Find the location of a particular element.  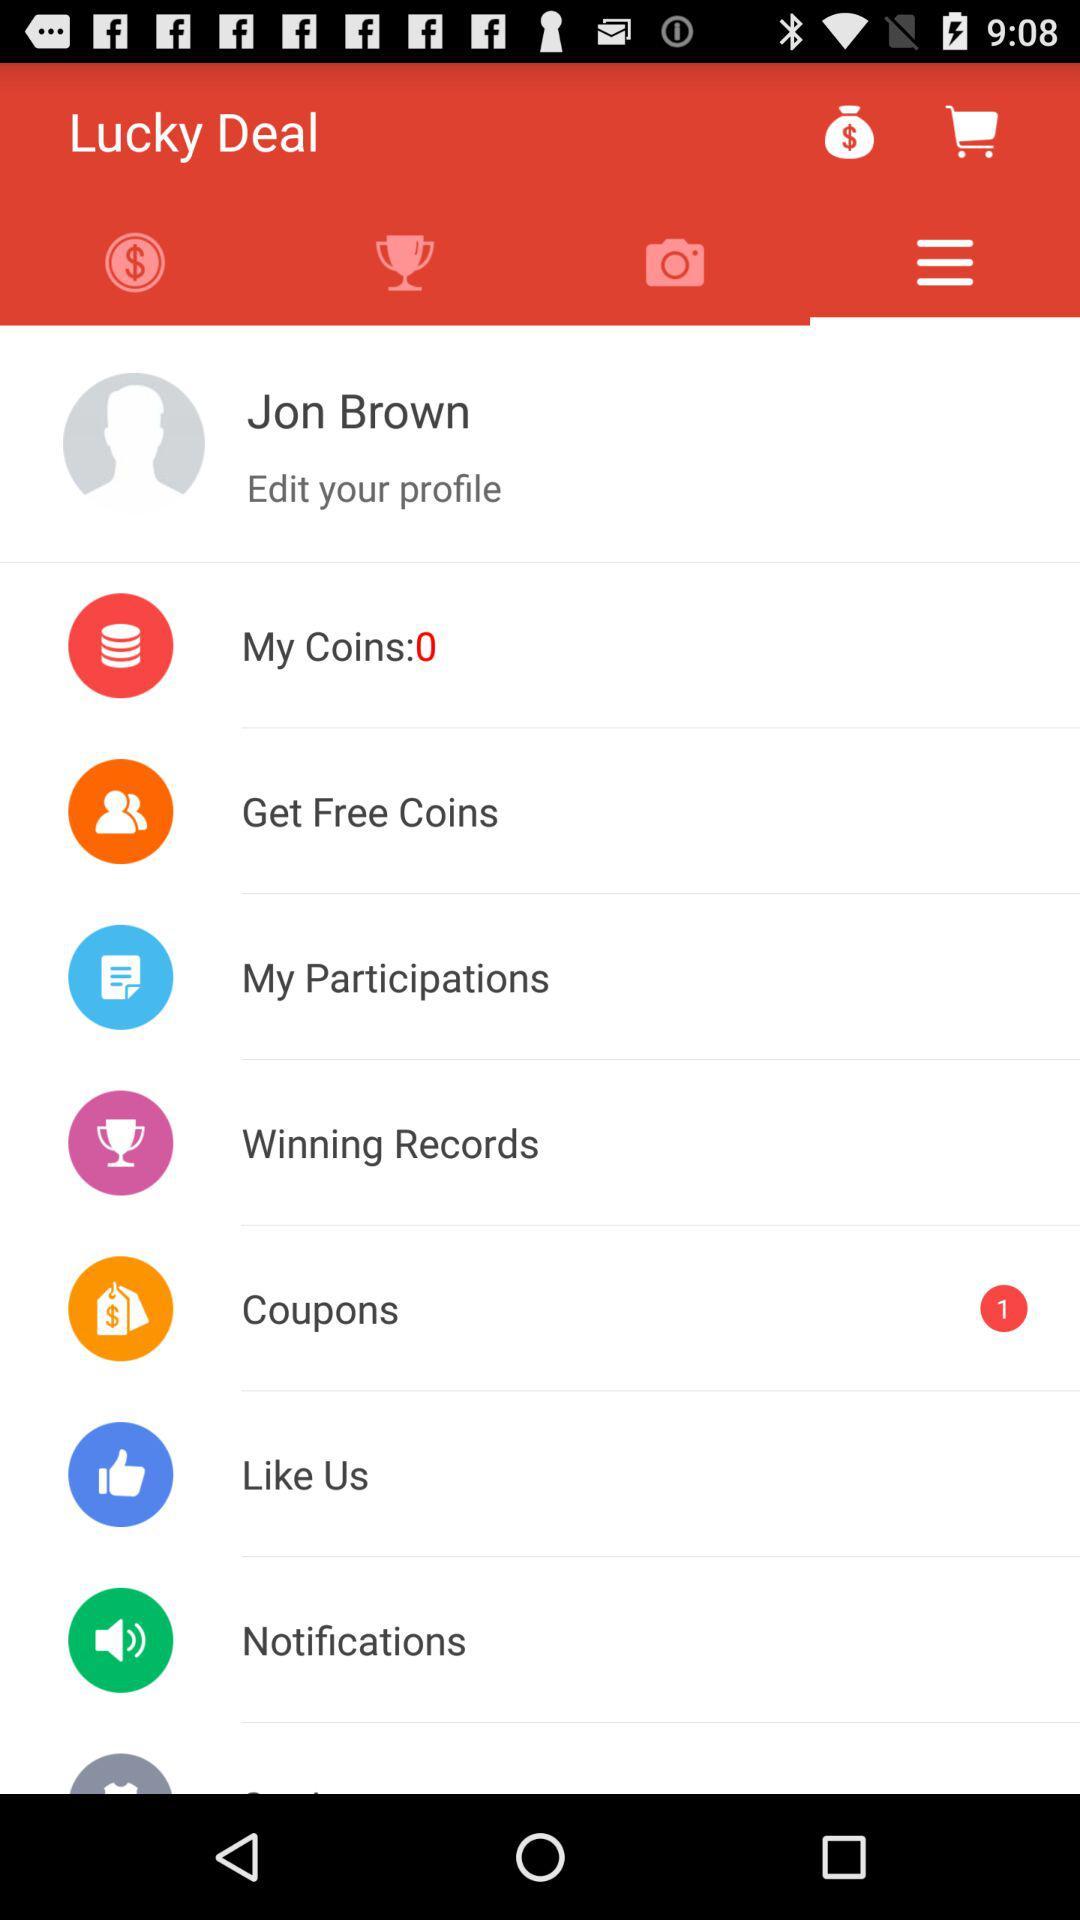

purchase is located at coordinates (970, 130).